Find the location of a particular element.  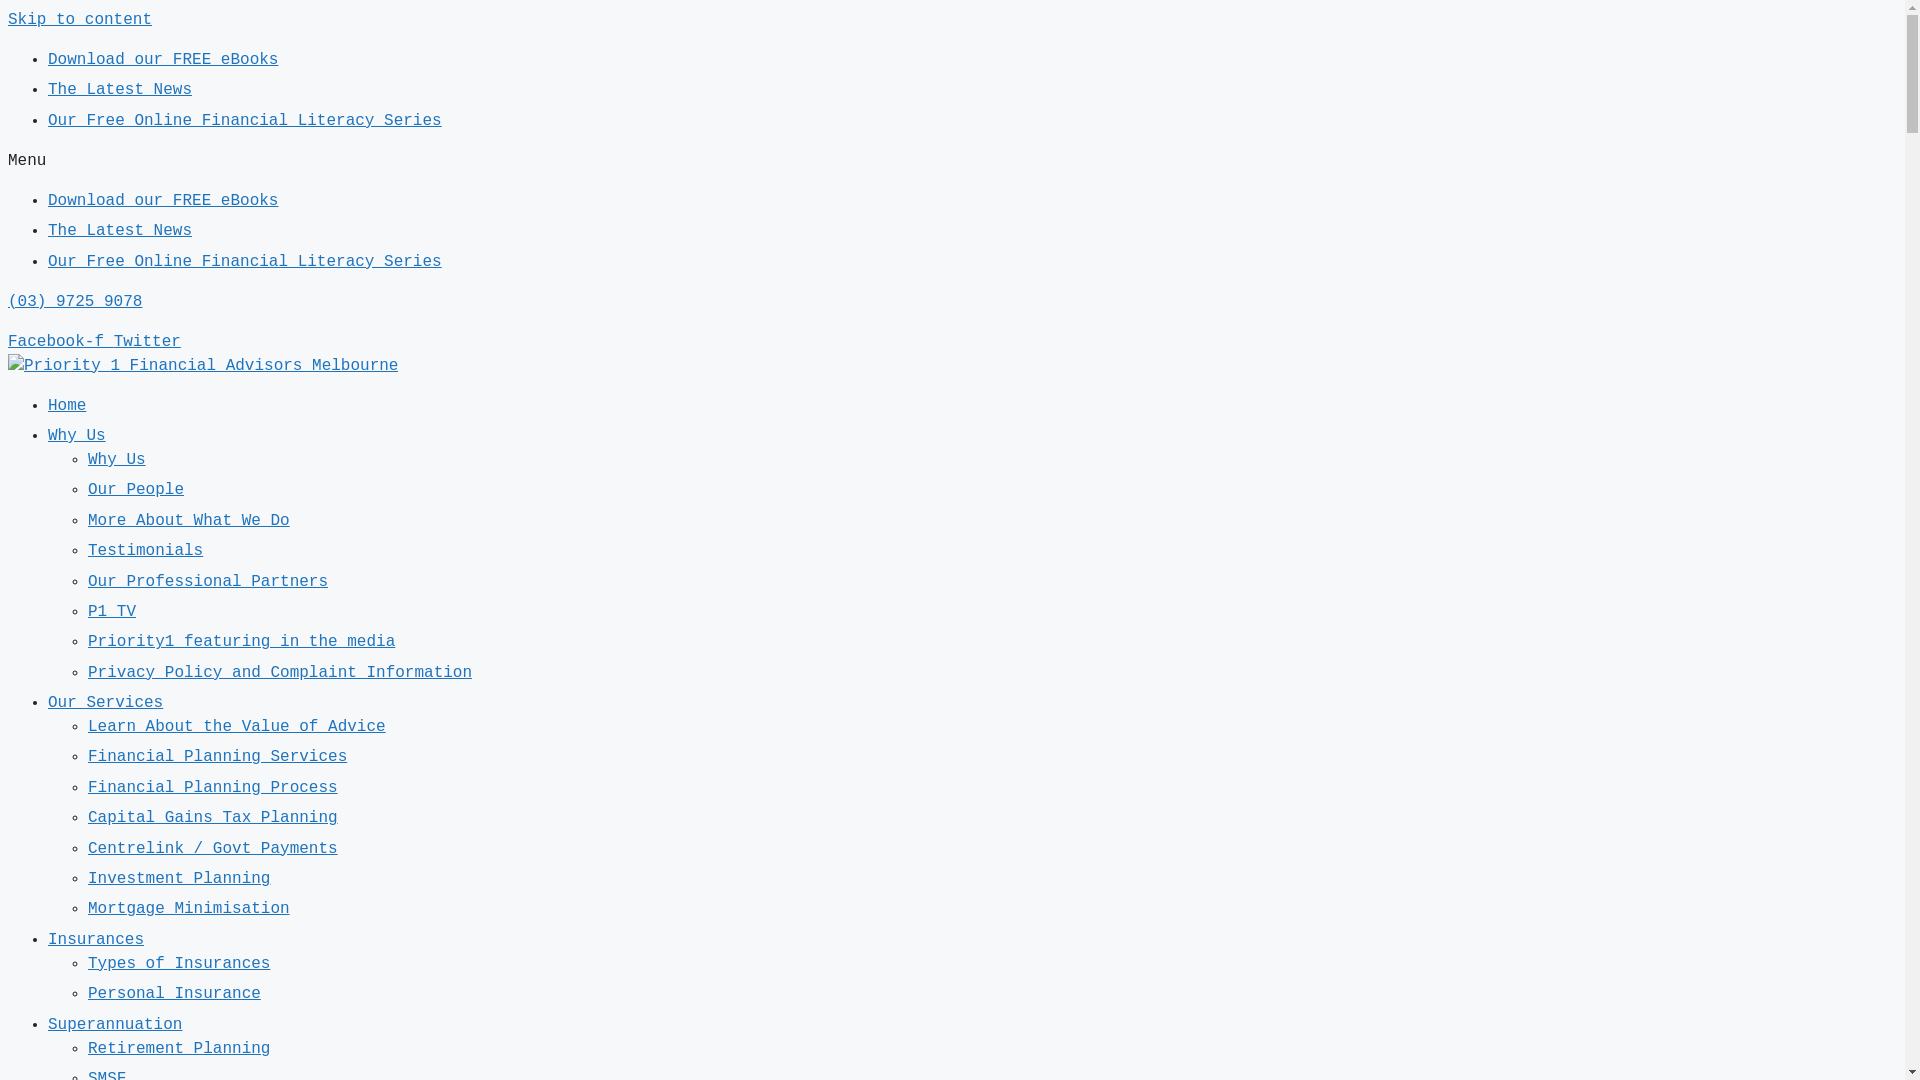

'More About What We Do' is located at coordinates (86, 519).